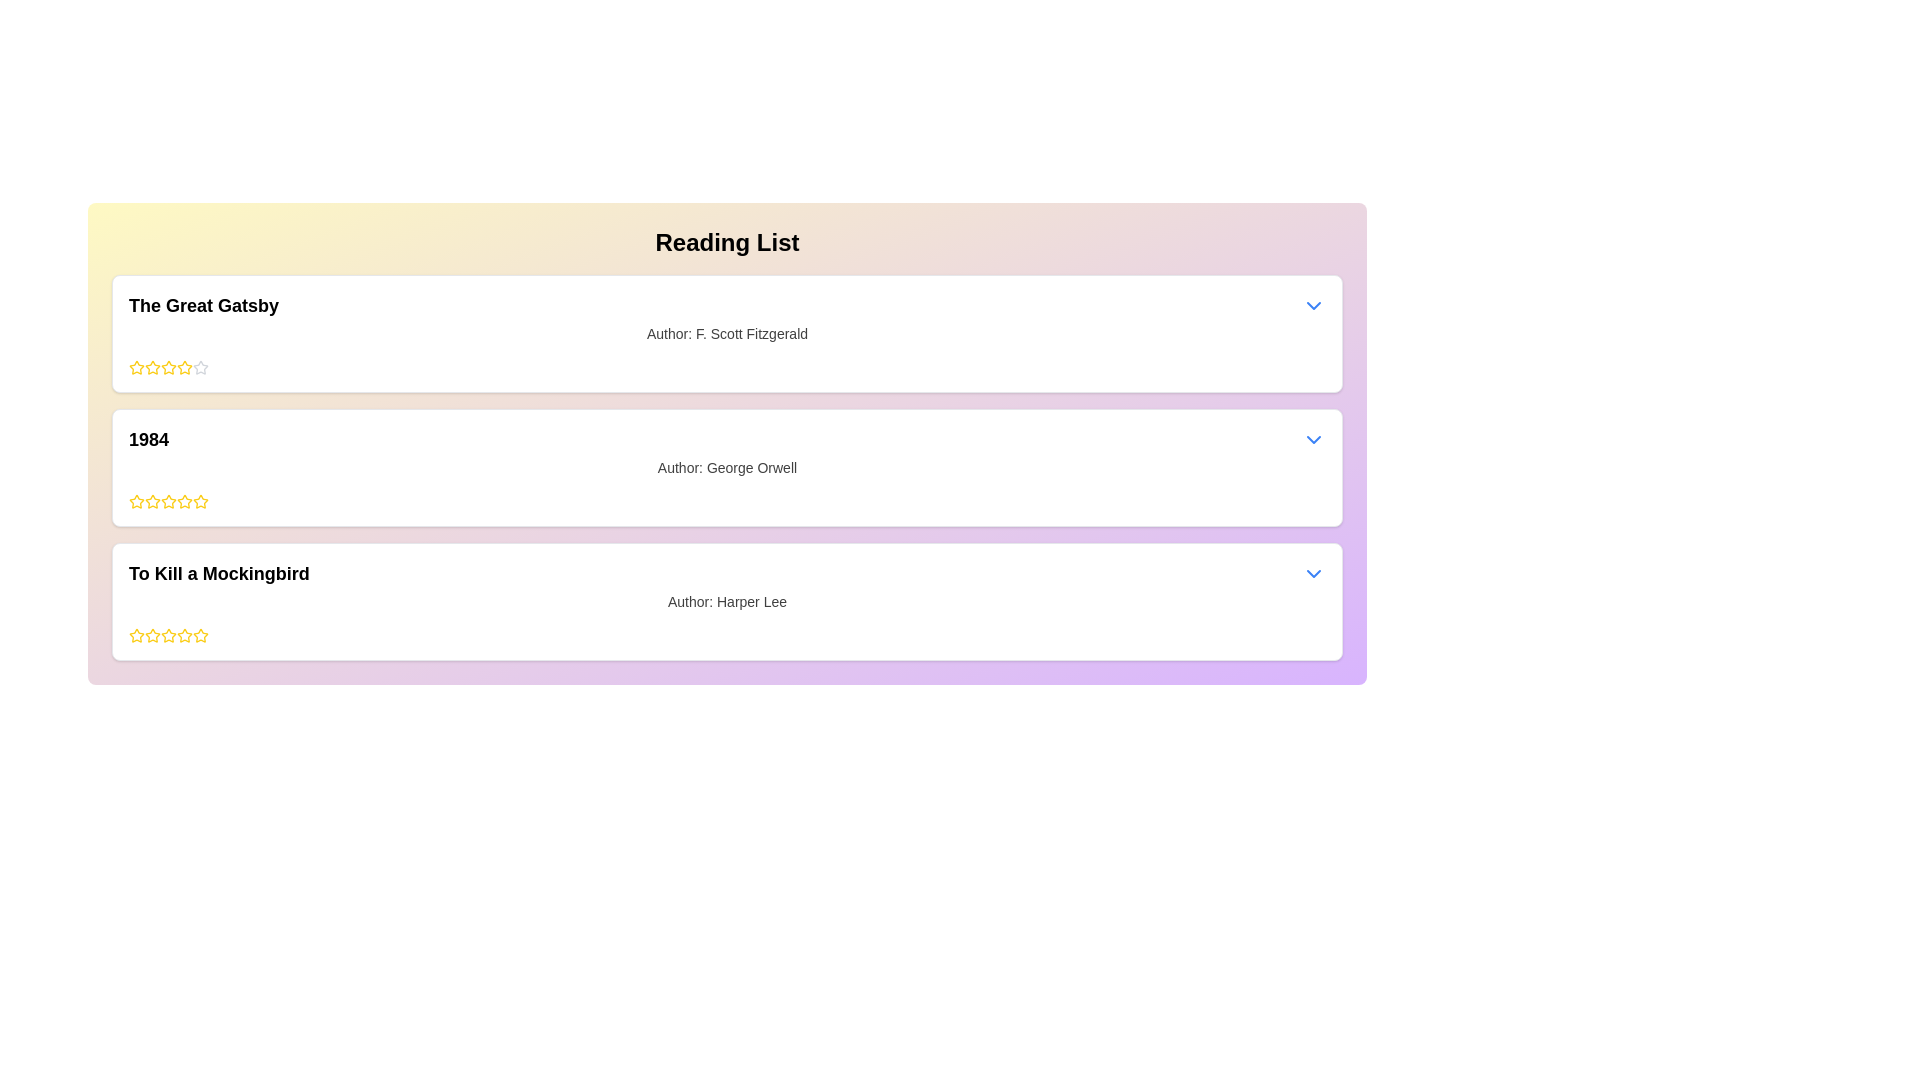 The image size is (1920, 1080). Describe the element at coordinates (201, 500) in the screenshot. I see `the second rating star icon for the book '1984'` at that location.